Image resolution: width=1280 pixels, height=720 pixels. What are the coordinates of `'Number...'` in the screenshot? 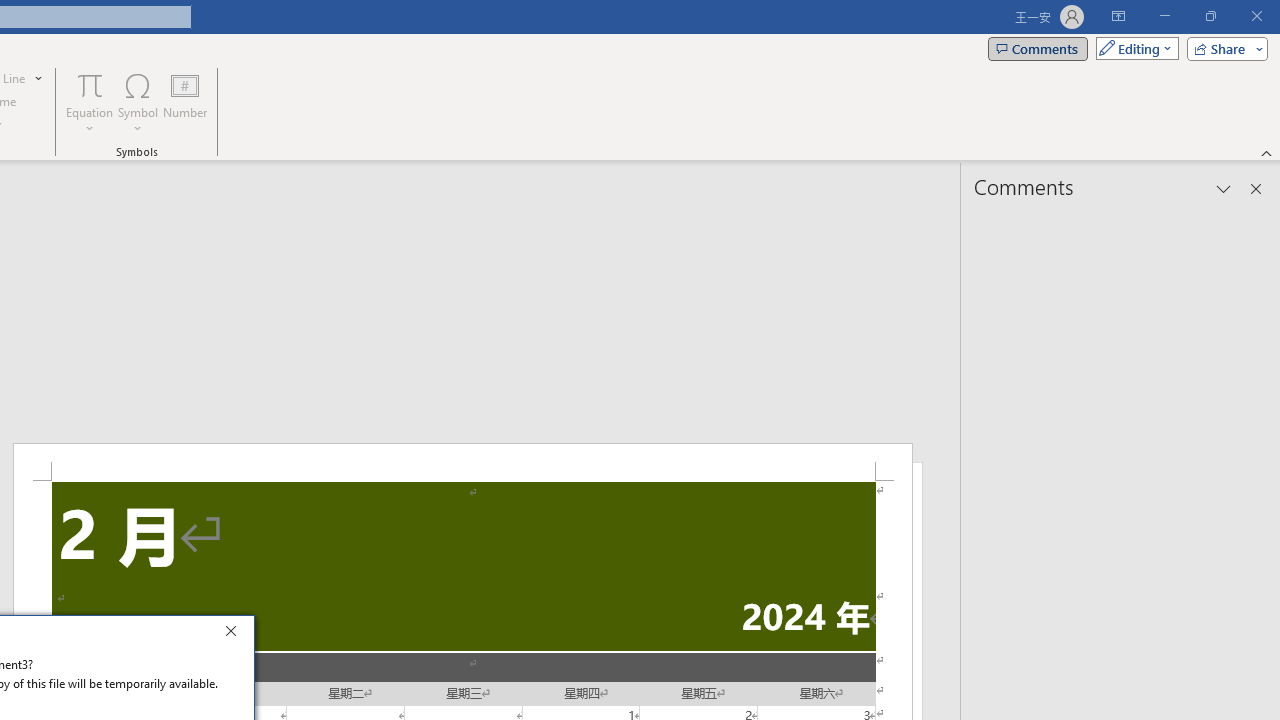 It's located at (185, 103).